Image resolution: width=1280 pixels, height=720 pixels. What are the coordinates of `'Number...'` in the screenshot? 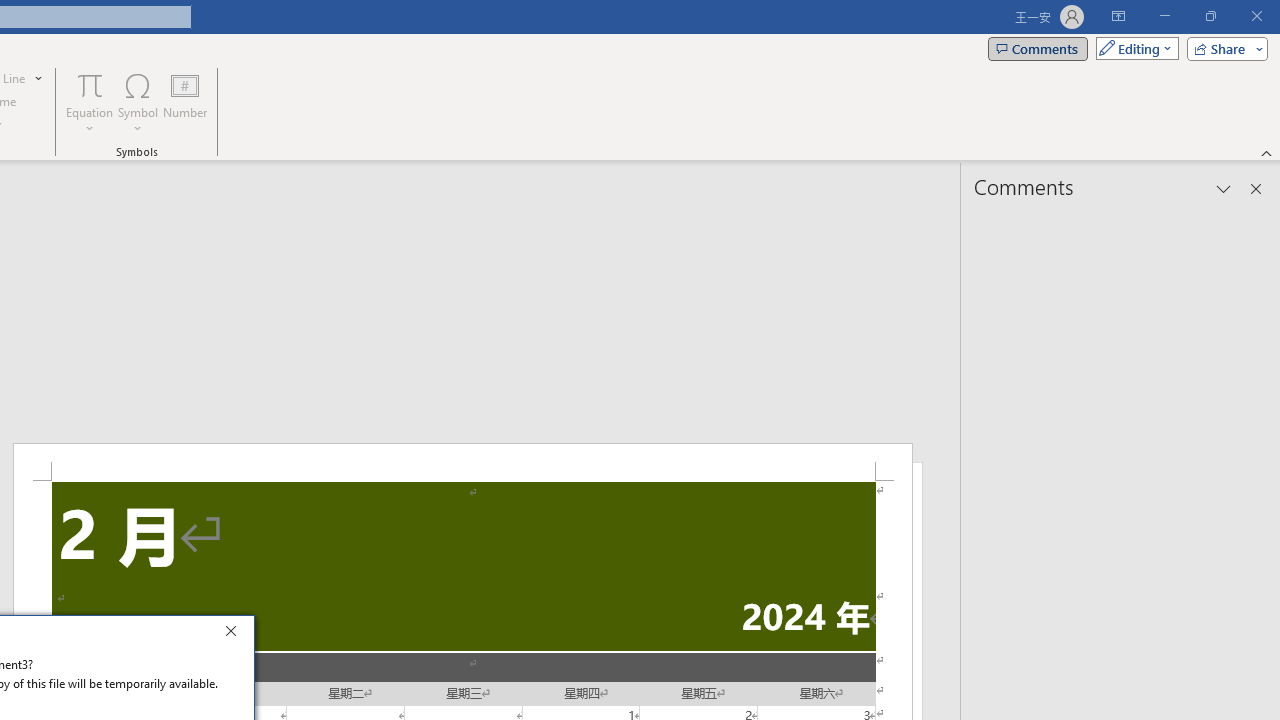 It's located at (185, 103).